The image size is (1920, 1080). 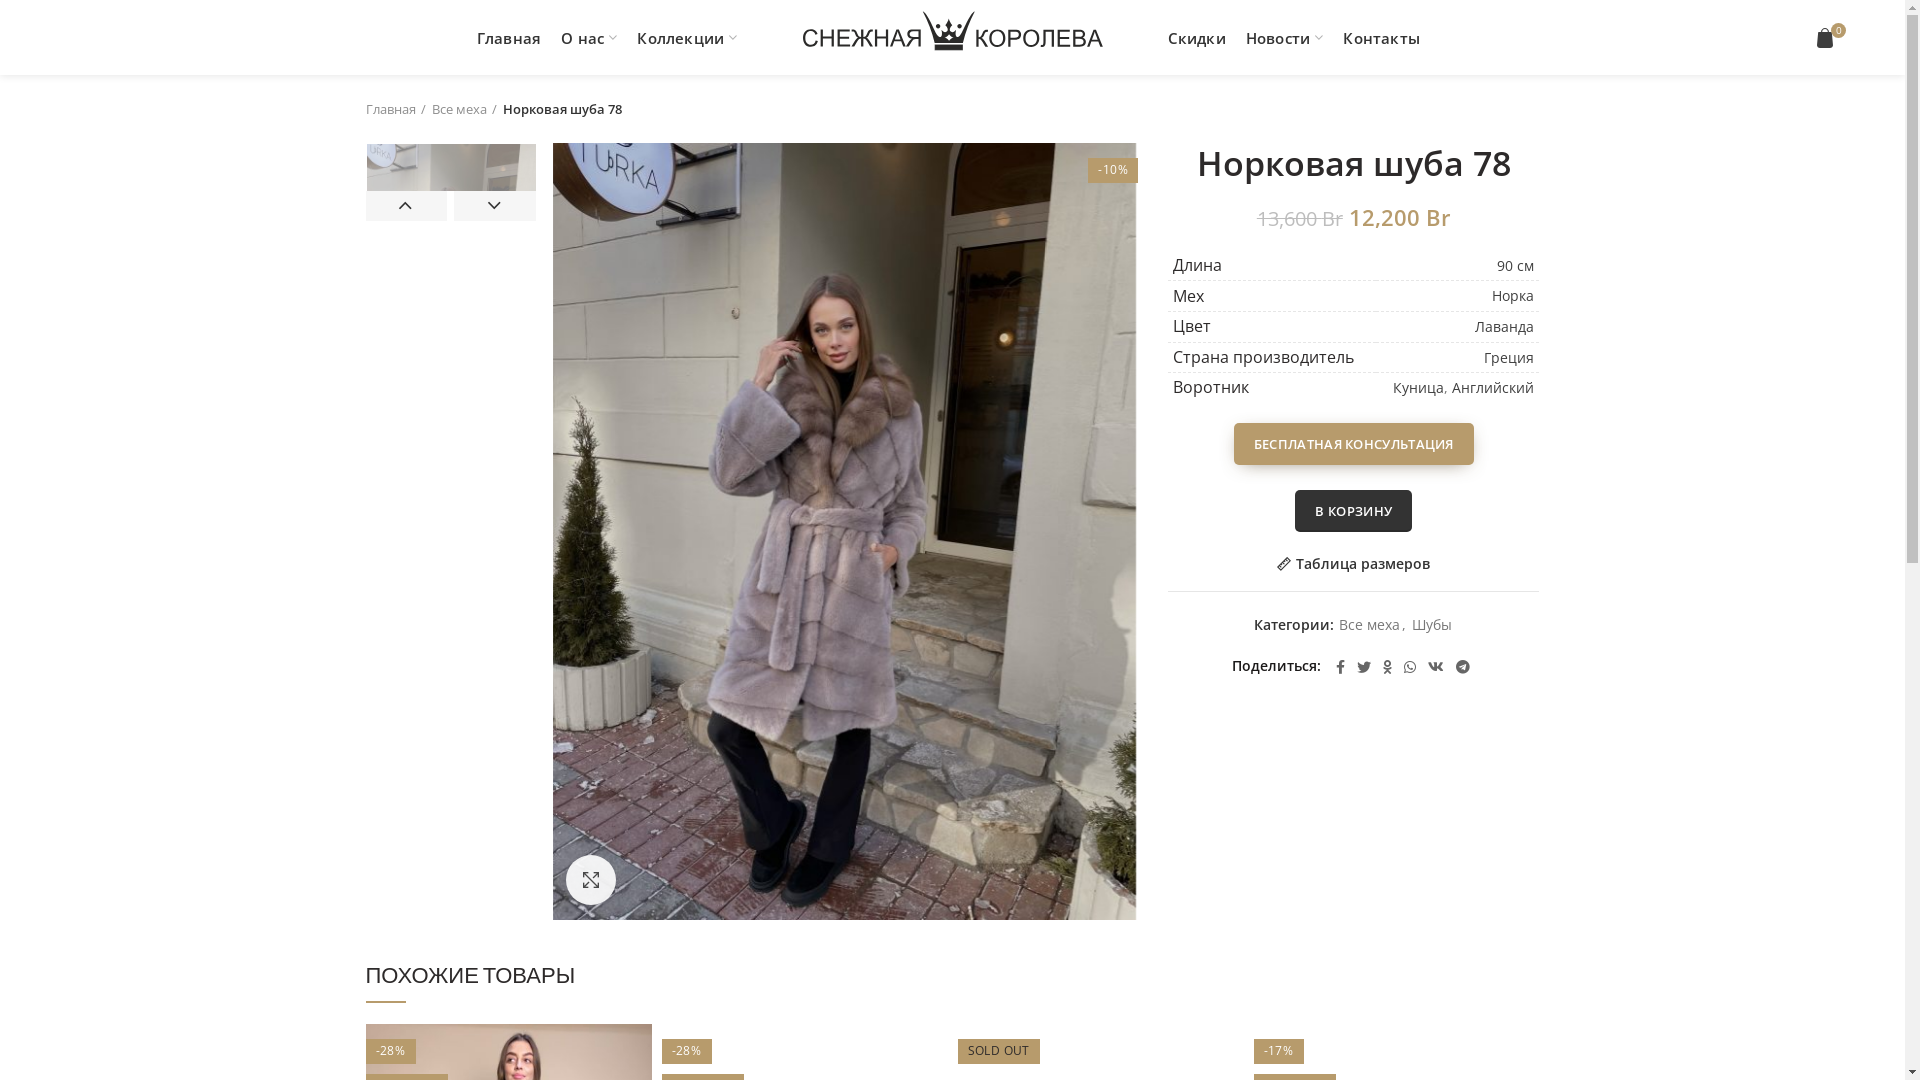 I want to click on 'Odnoklassniki', so click(x=1386, y=667).